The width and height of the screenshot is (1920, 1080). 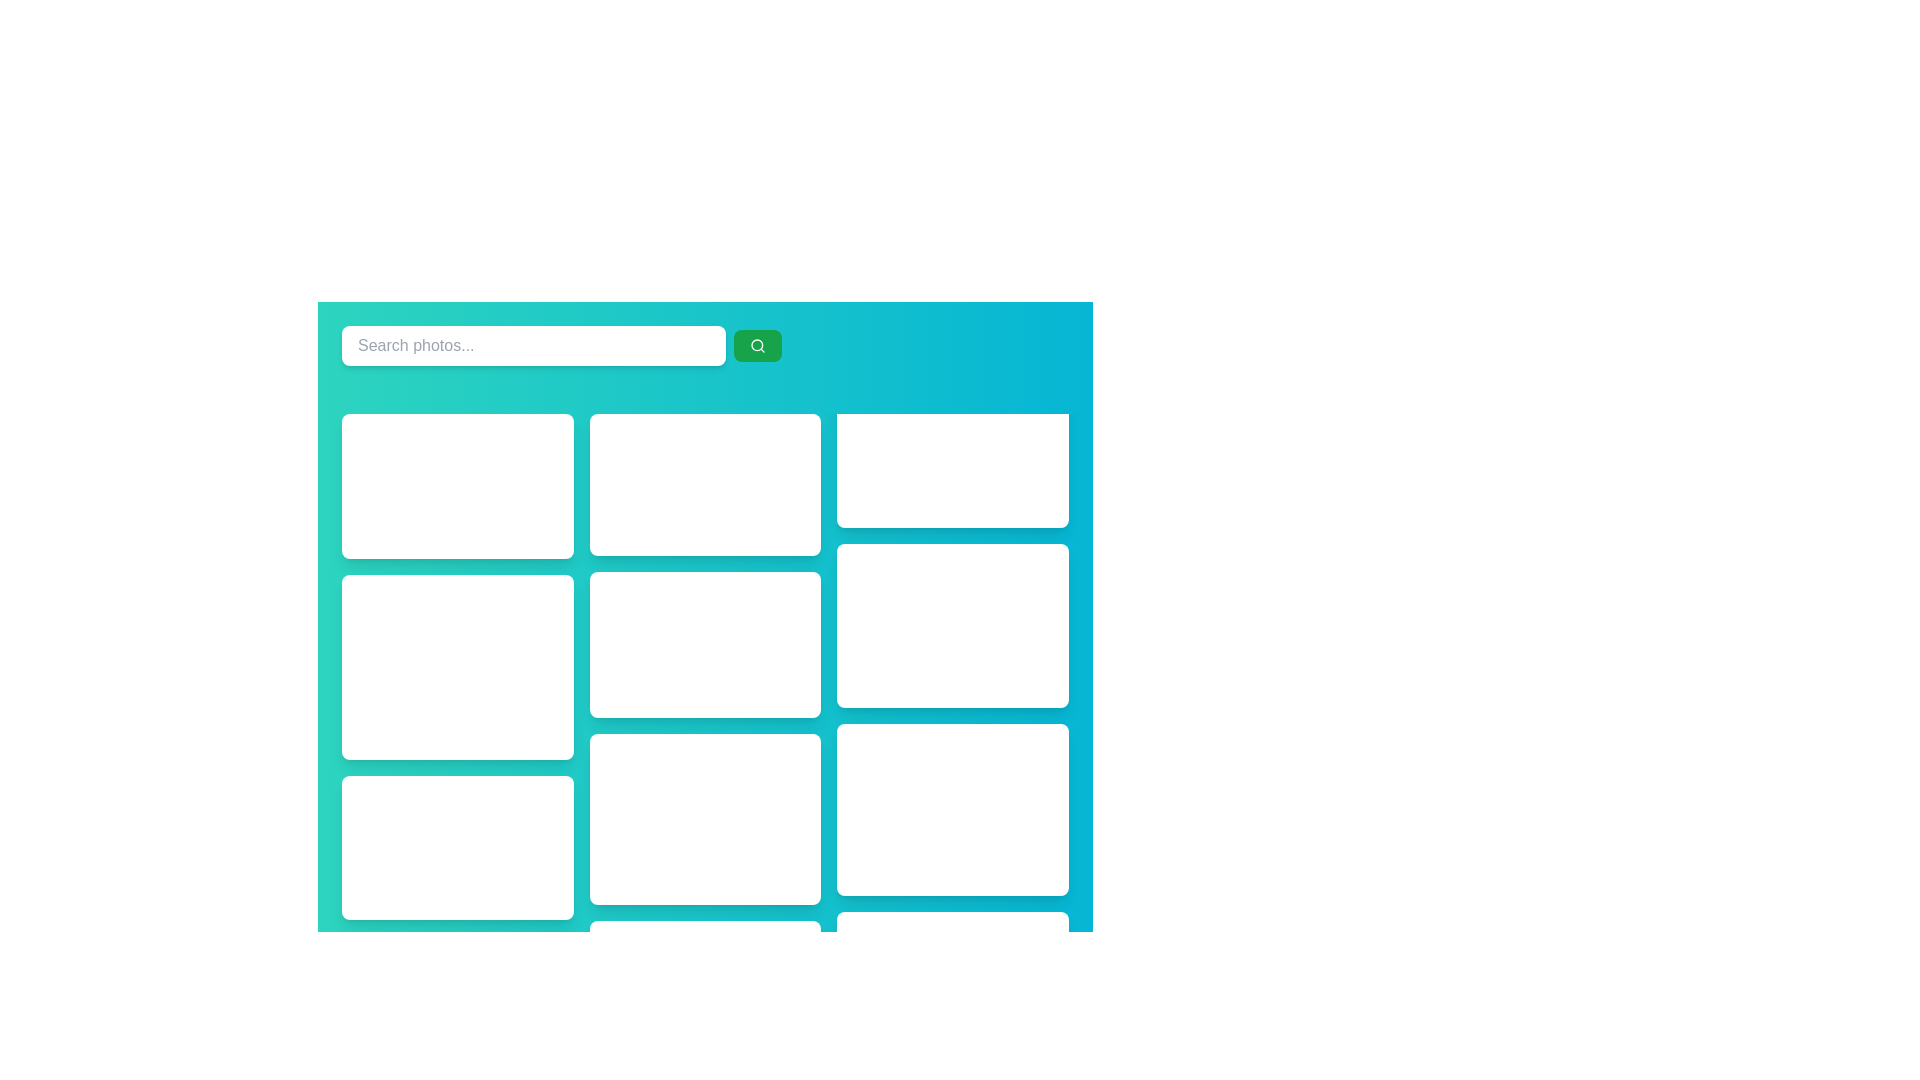 I want to click on the interactive card showcasing content related to 'Photo 6', which is the sixth item in a grid layout, located in the second row and second column, so click(x=705, y=644).